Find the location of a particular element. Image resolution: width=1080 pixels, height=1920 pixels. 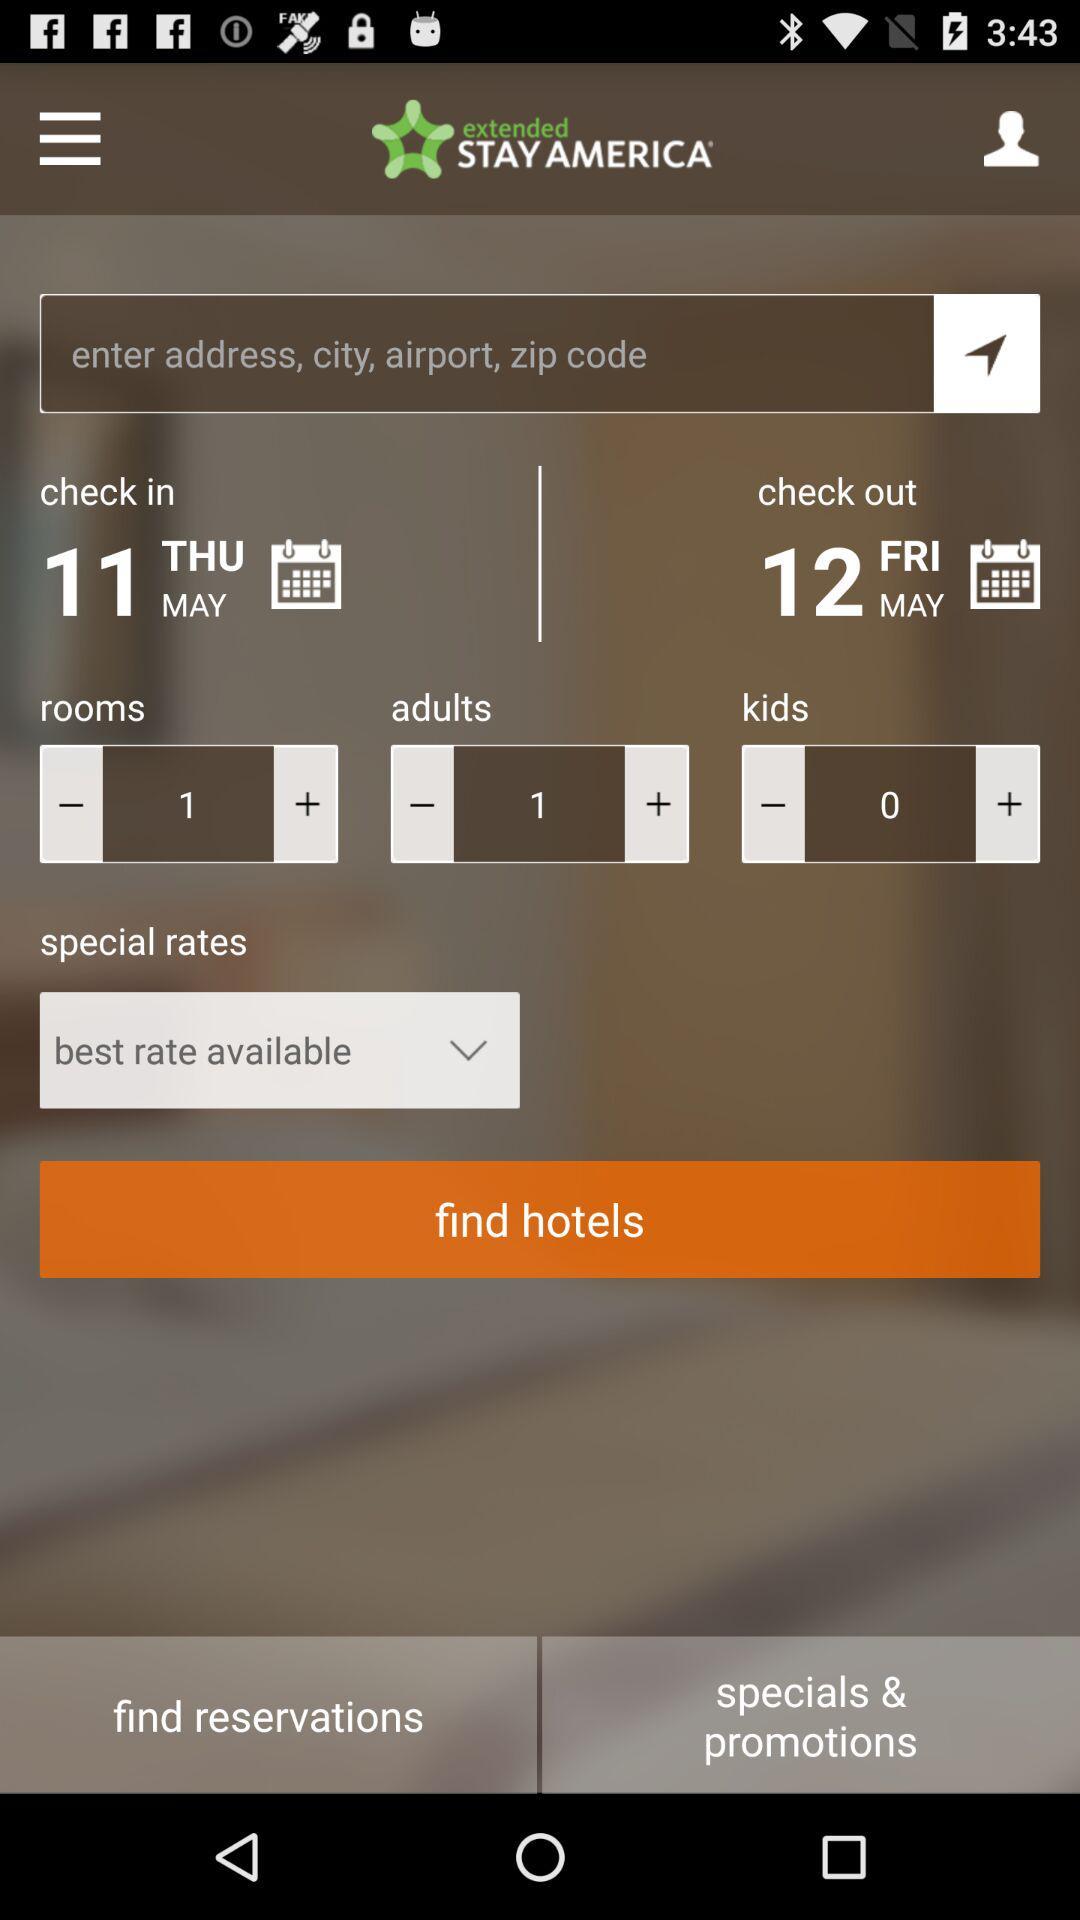

the menu icon is located at coordinates (69, 147).